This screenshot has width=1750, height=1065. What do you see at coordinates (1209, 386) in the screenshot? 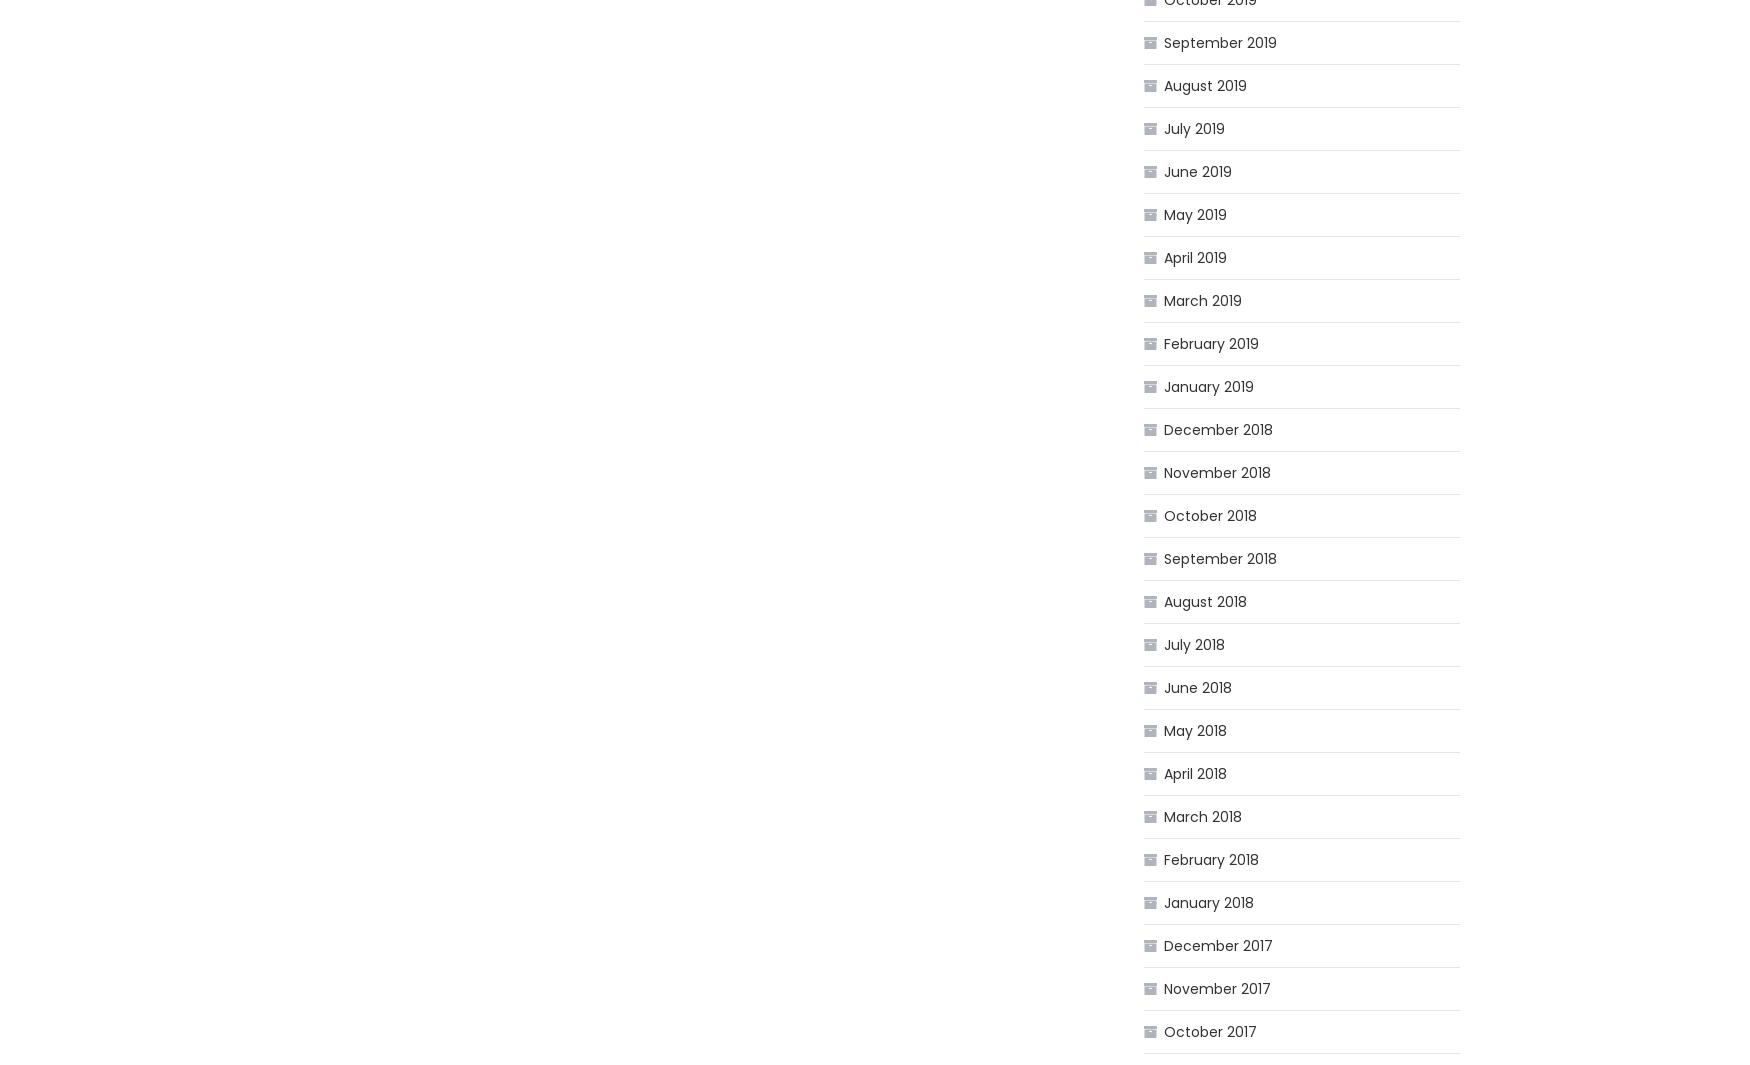
I see `'January 2019'` at bounding box center [1209, 386].